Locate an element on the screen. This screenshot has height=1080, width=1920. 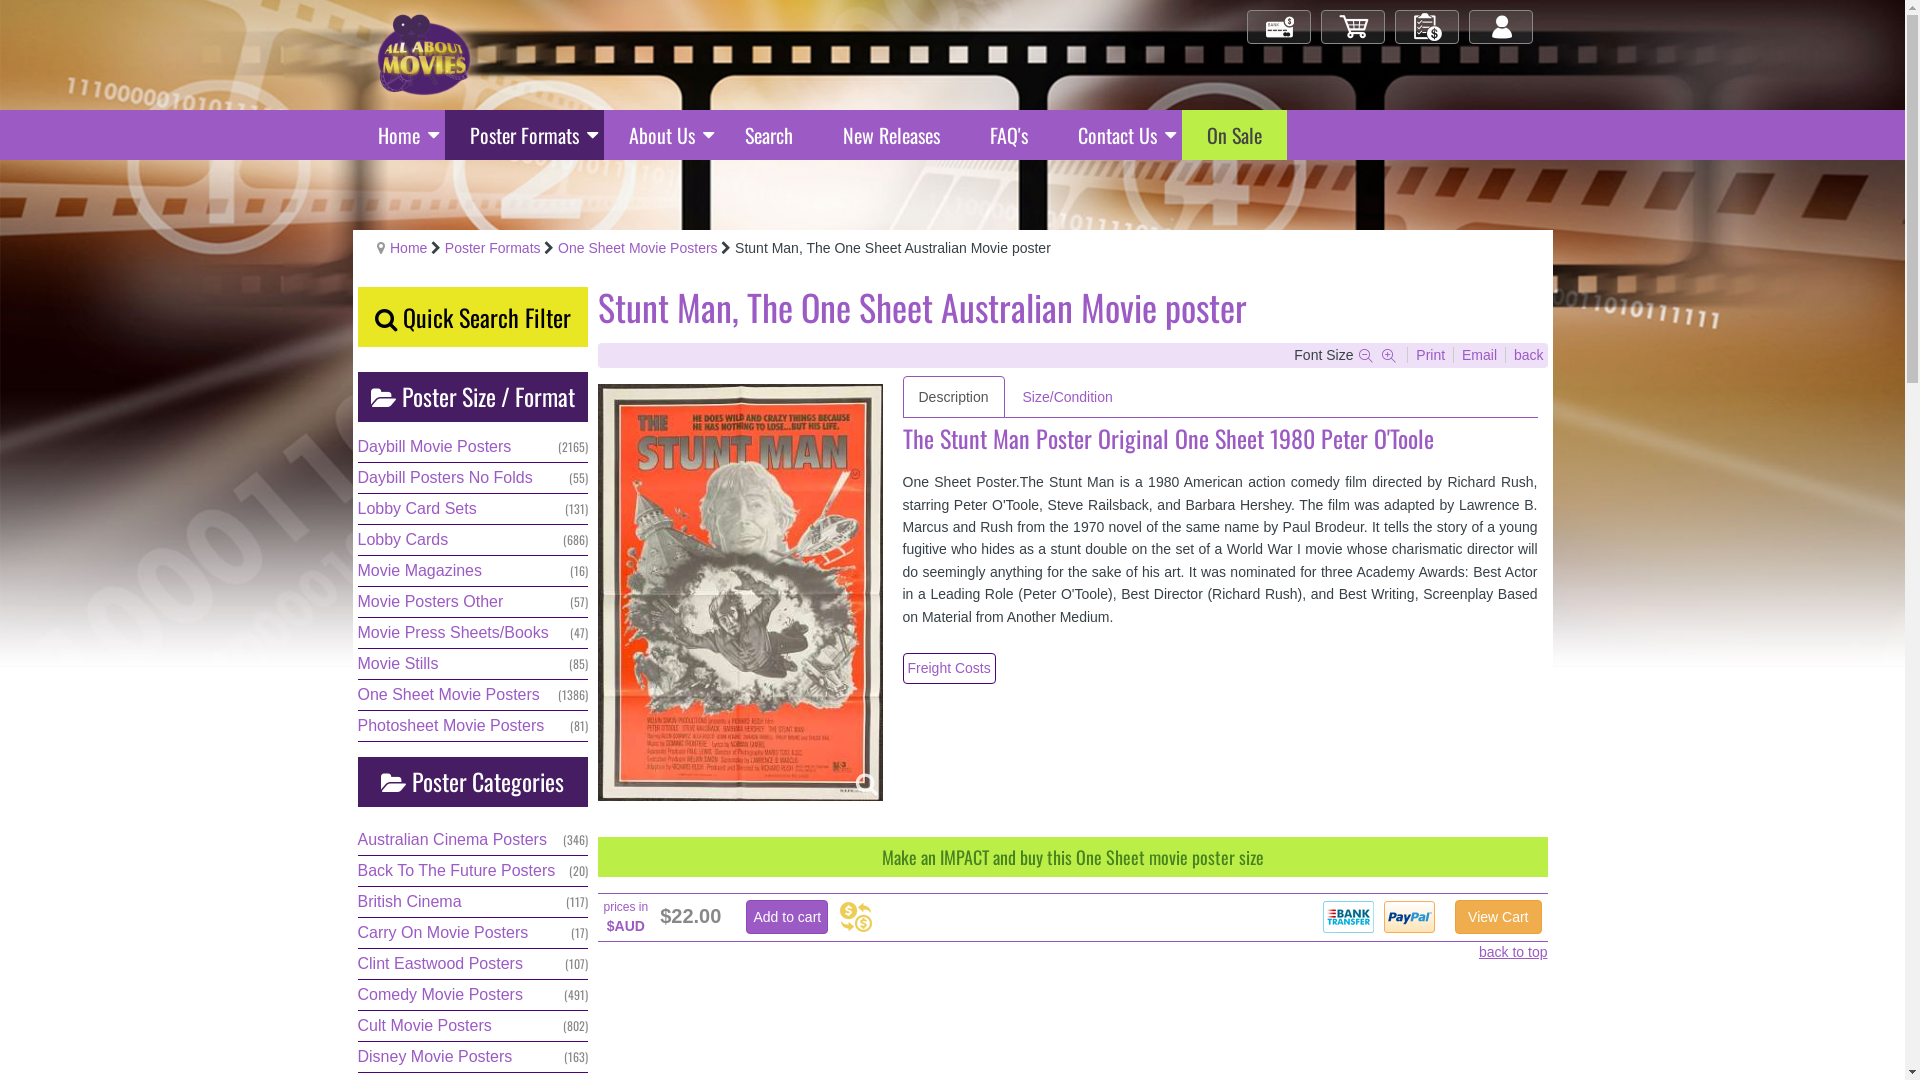
'My Cart' is located at coordinates (1321, 27).